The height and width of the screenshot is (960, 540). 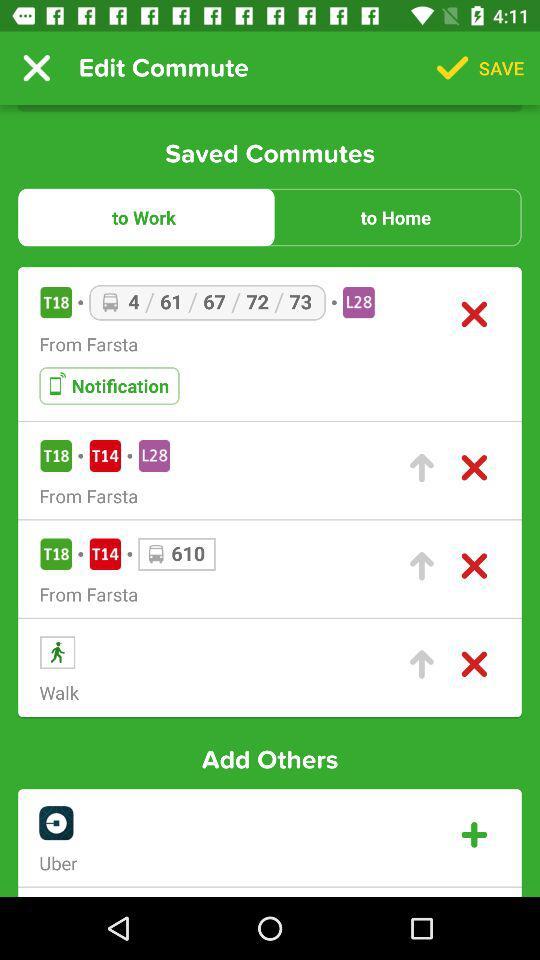 What do you see at coordinates (420, 468) in the screenshot?
I see `click arrow to select` at bounding box center [420, 468].